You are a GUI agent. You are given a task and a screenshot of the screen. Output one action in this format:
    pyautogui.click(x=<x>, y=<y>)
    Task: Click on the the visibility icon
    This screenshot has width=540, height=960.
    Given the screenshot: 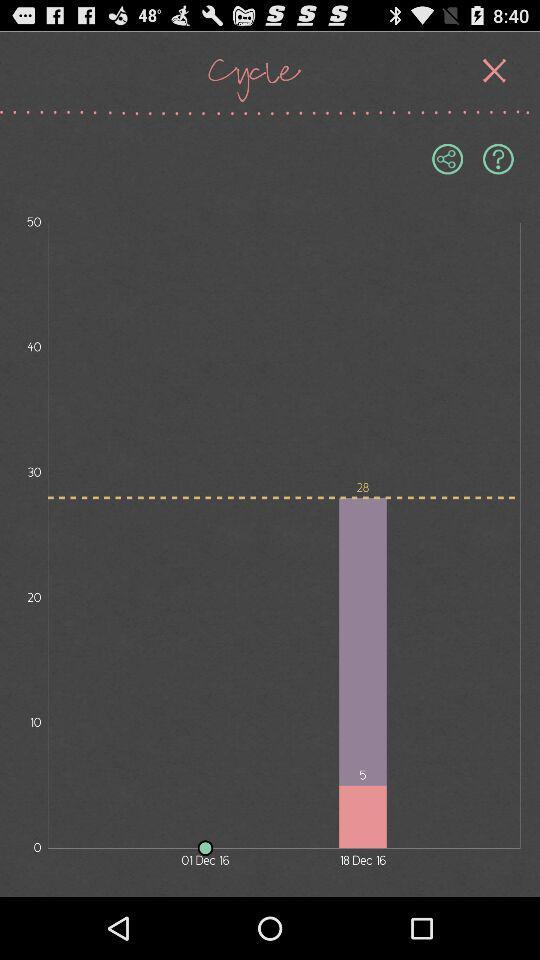 What is the action you would take?
    pyautogui.click(x=447, y=169)
    